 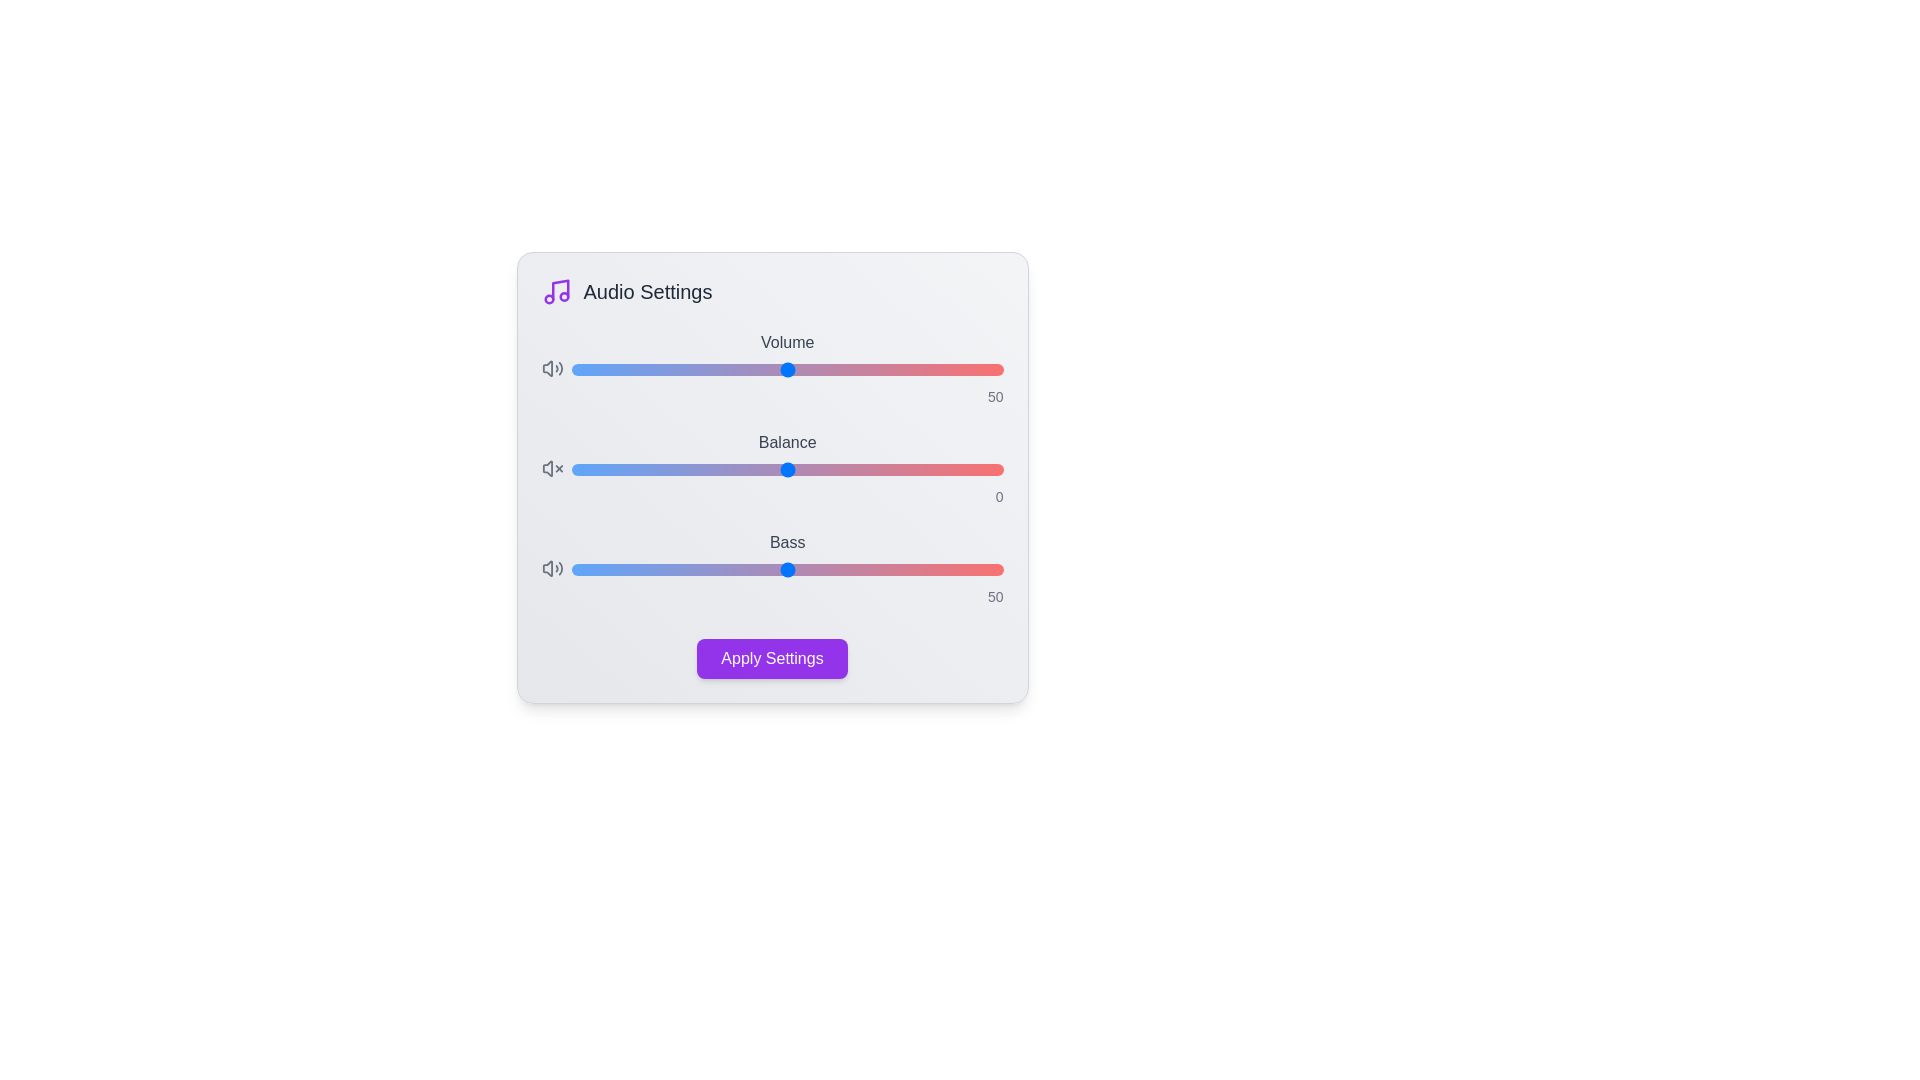 What do you see at coordinates (701, 570) in the screenshot?
I see `the 'Bass' slider to 30` at bounding box center [701, 570].